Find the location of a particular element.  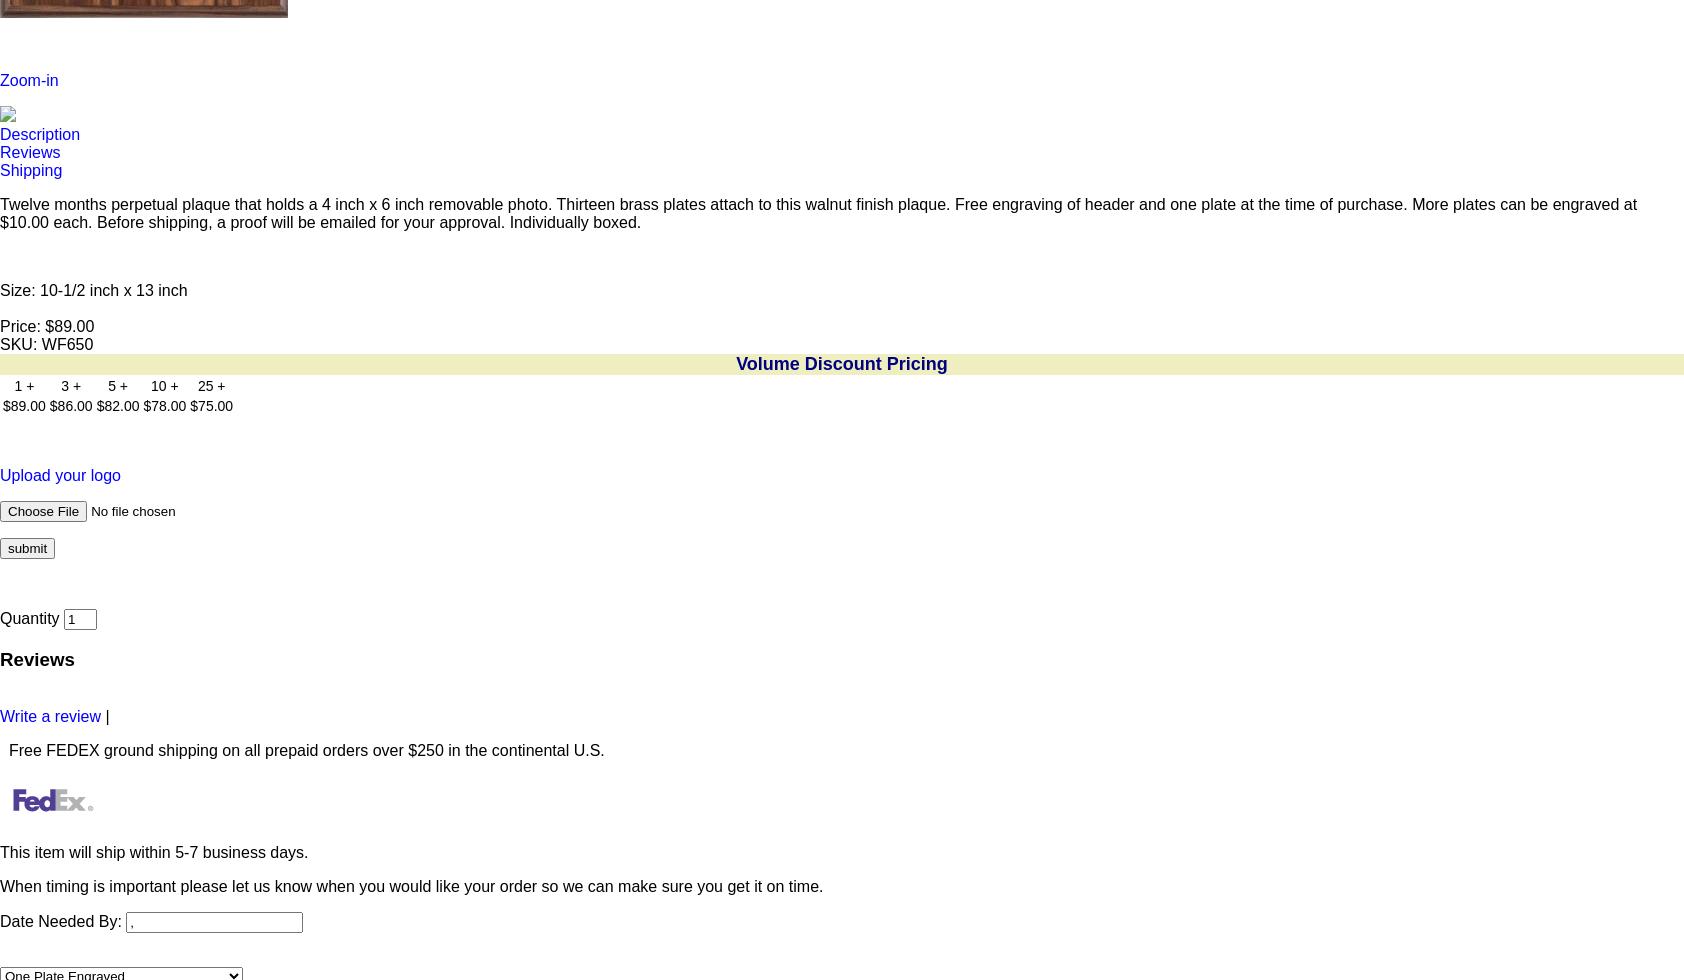

'Zoom-in' is located at coordinates (27, 80).